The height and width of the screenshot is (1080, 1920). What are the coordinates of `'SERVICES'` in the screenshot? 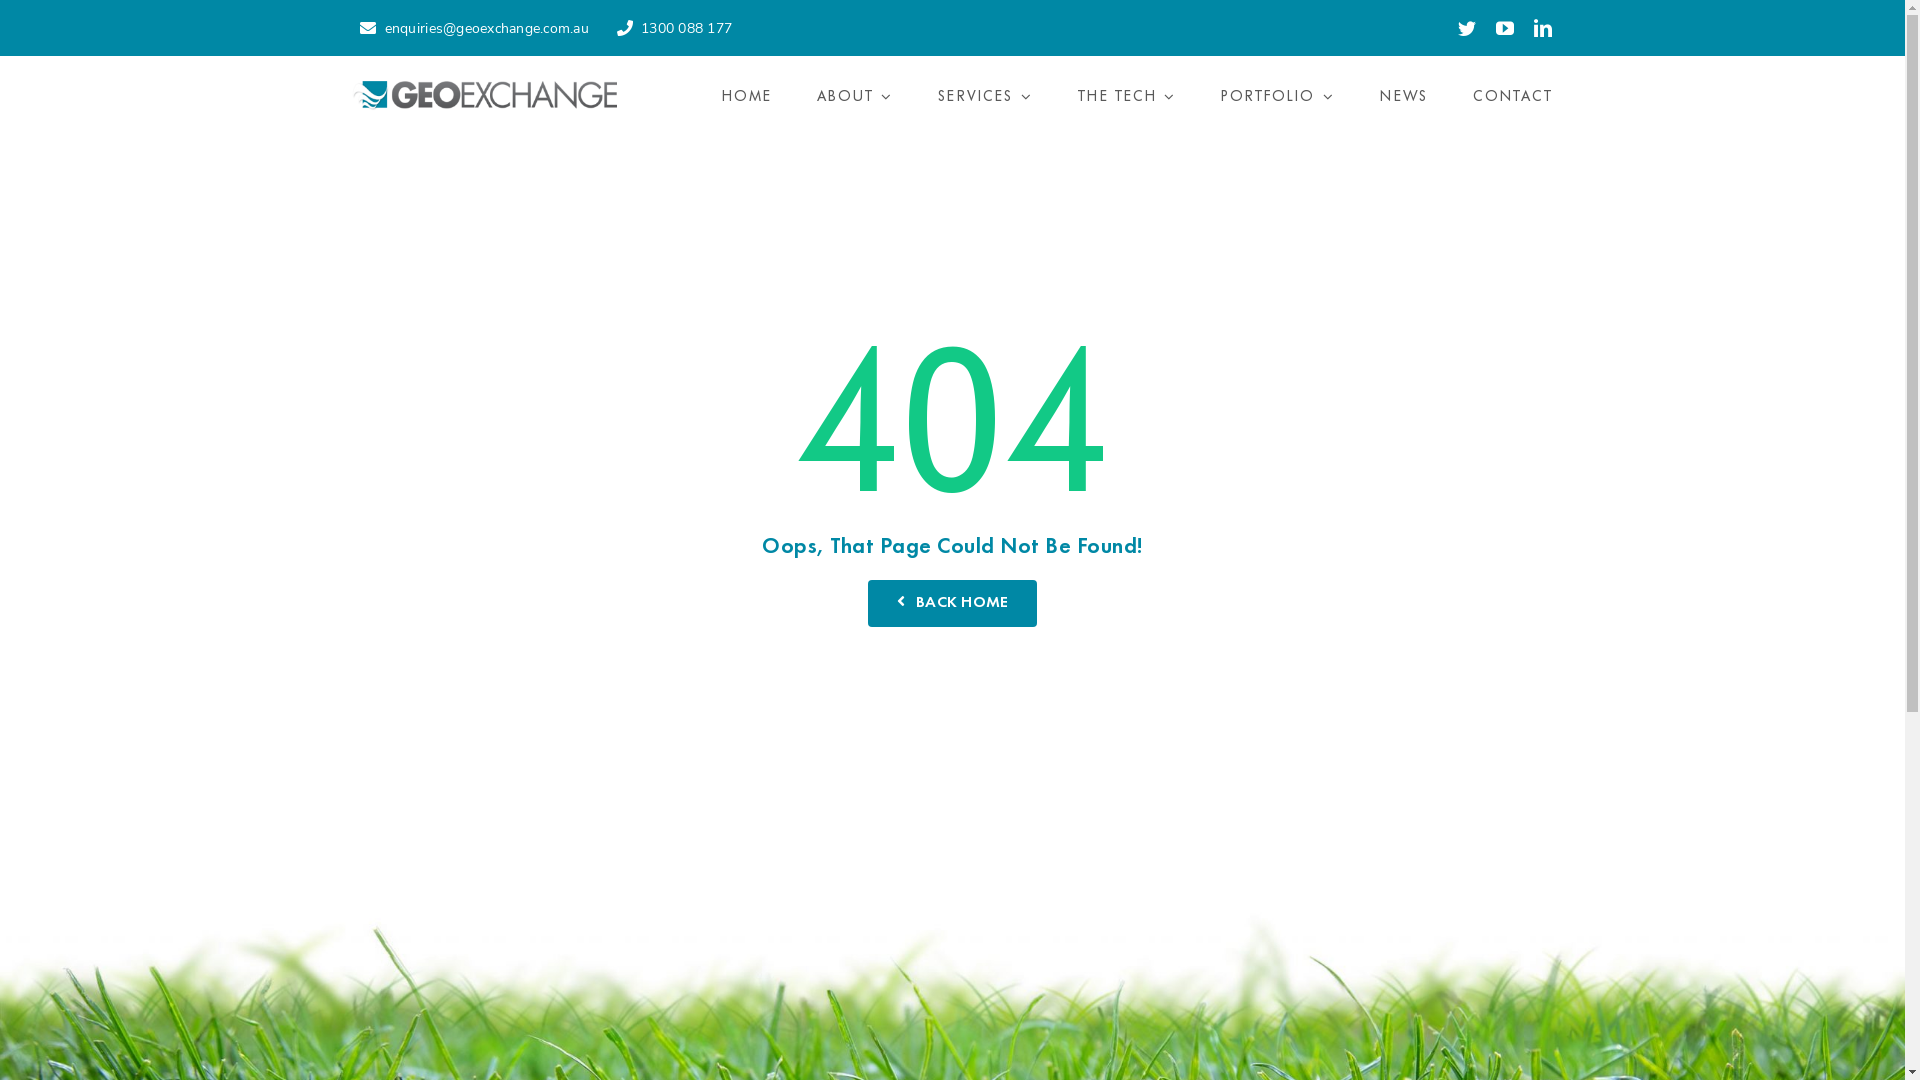 It's located at (985, 96).